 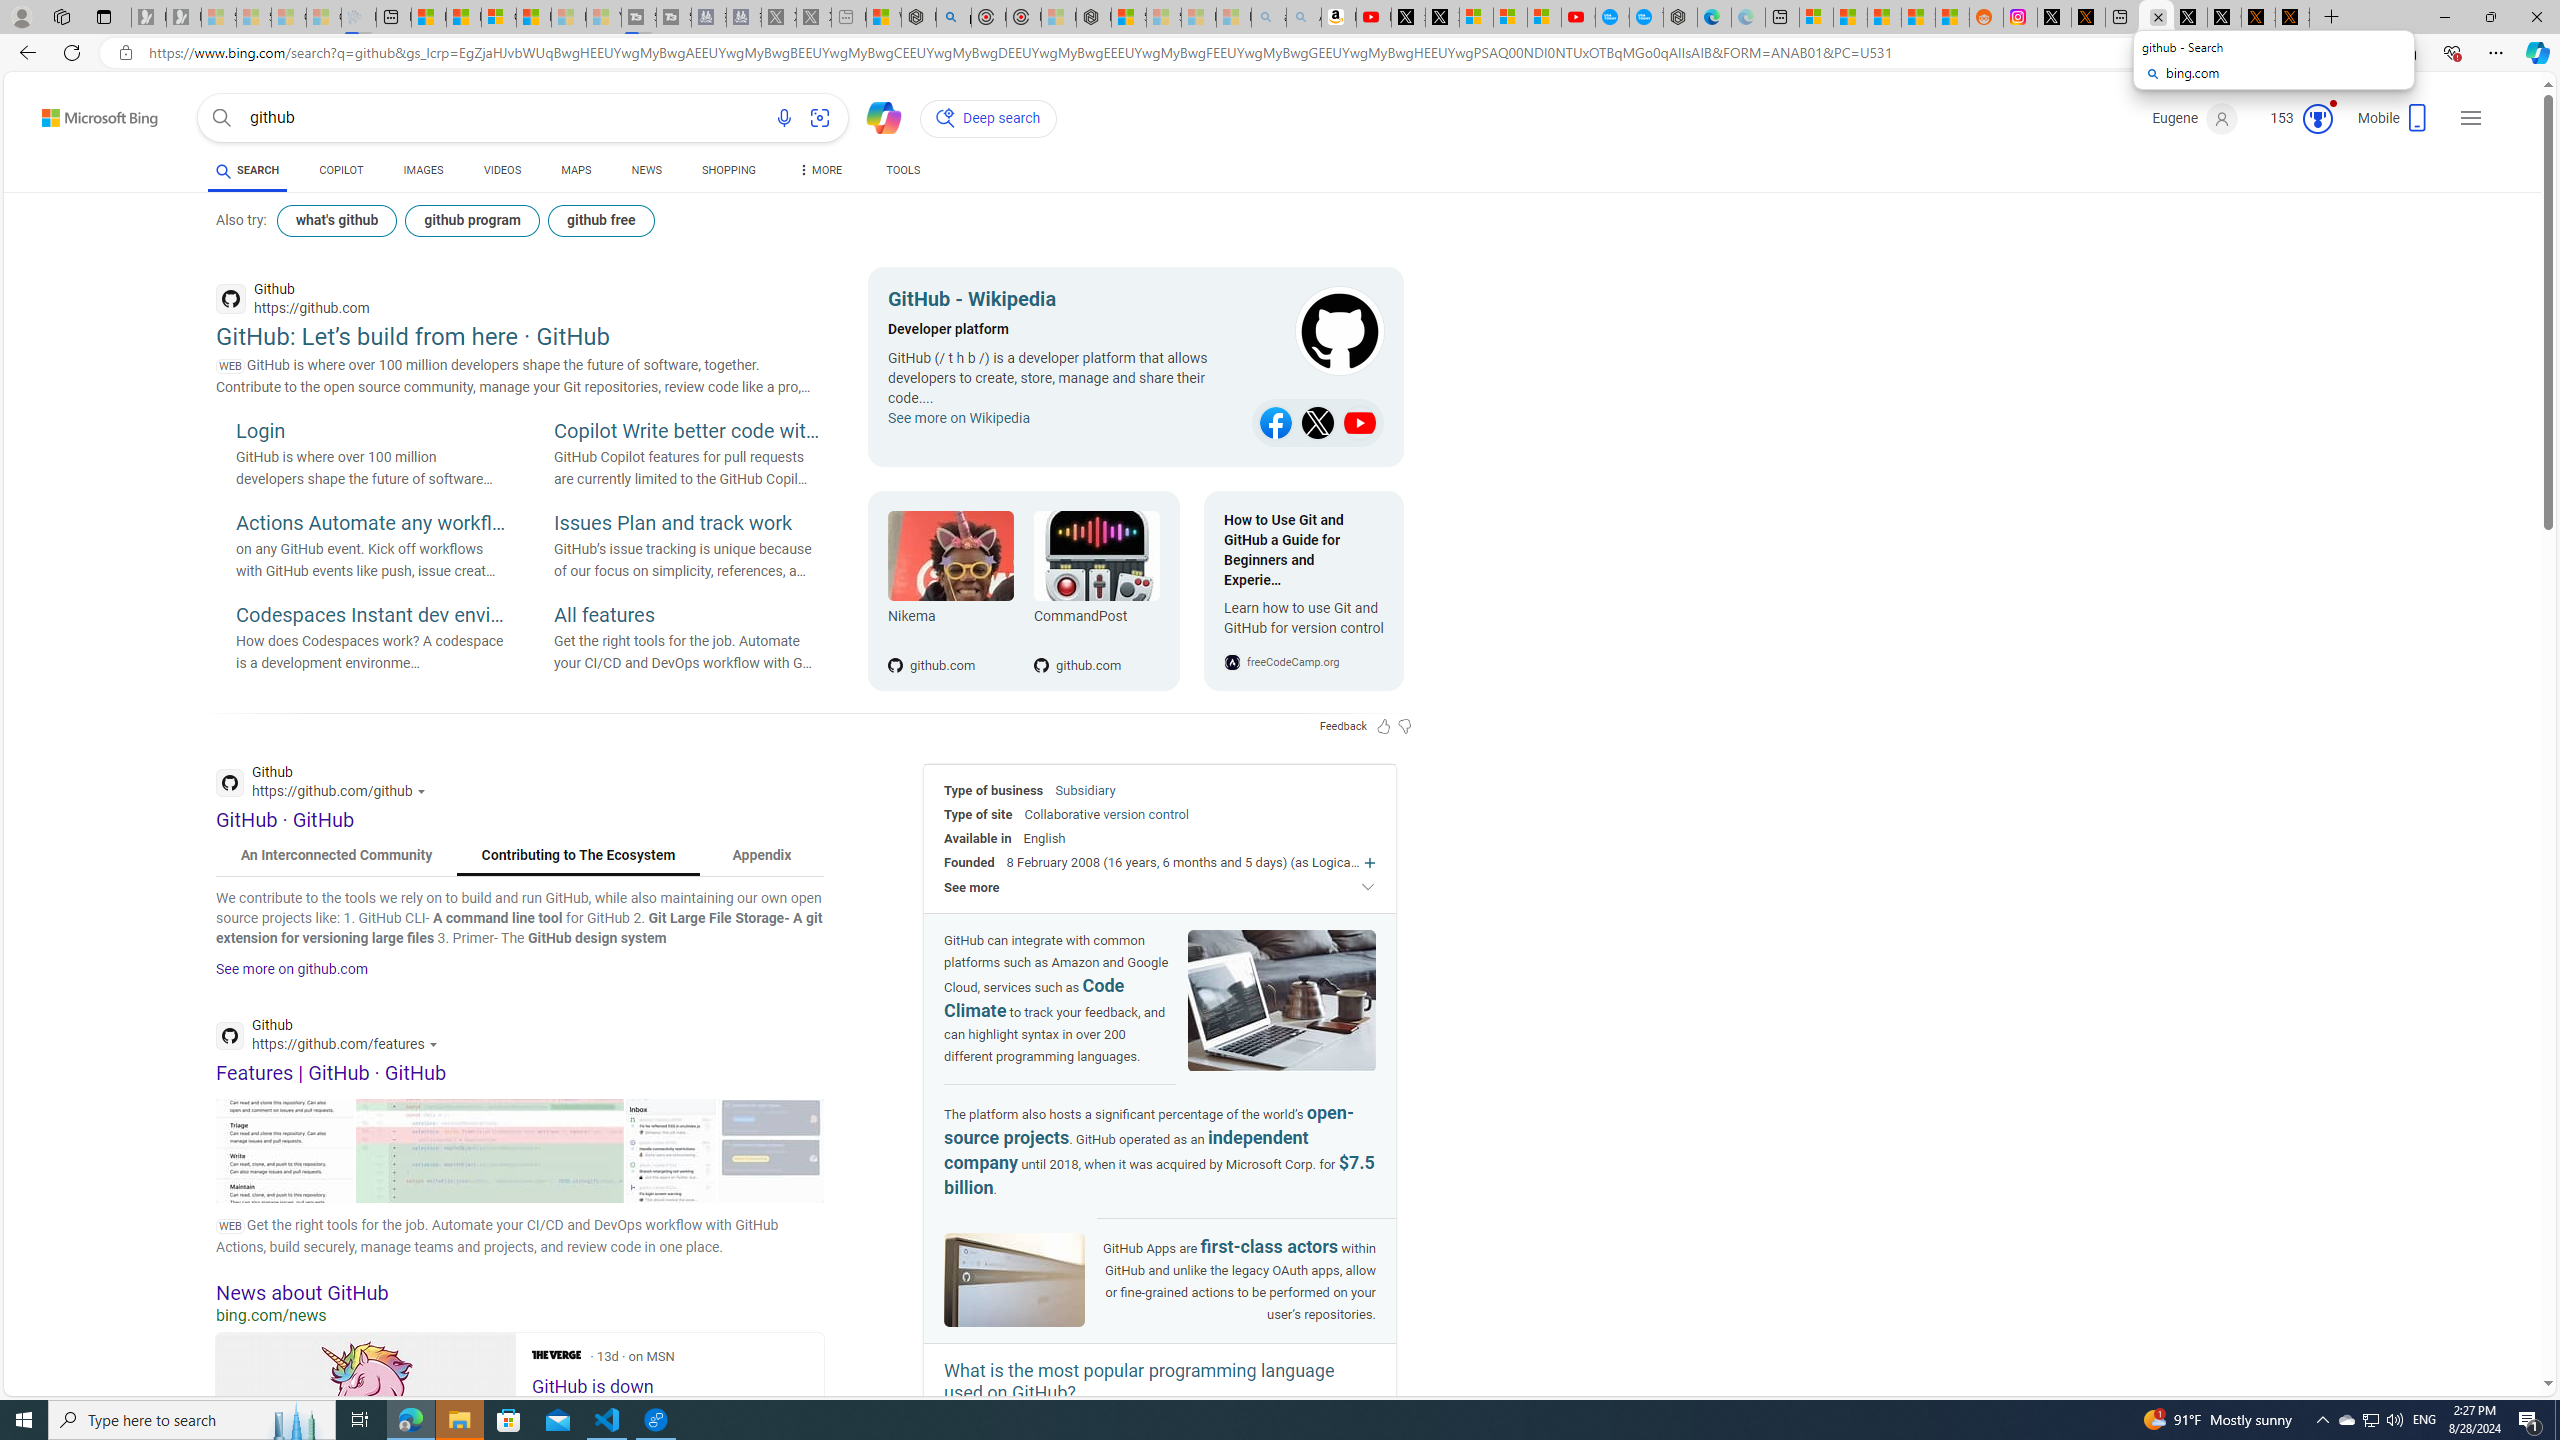 What do you see at coordinates (370, 524) in the screenshot?
I see `'Actions Automate any workflow'` at bounding box center [370, 524].